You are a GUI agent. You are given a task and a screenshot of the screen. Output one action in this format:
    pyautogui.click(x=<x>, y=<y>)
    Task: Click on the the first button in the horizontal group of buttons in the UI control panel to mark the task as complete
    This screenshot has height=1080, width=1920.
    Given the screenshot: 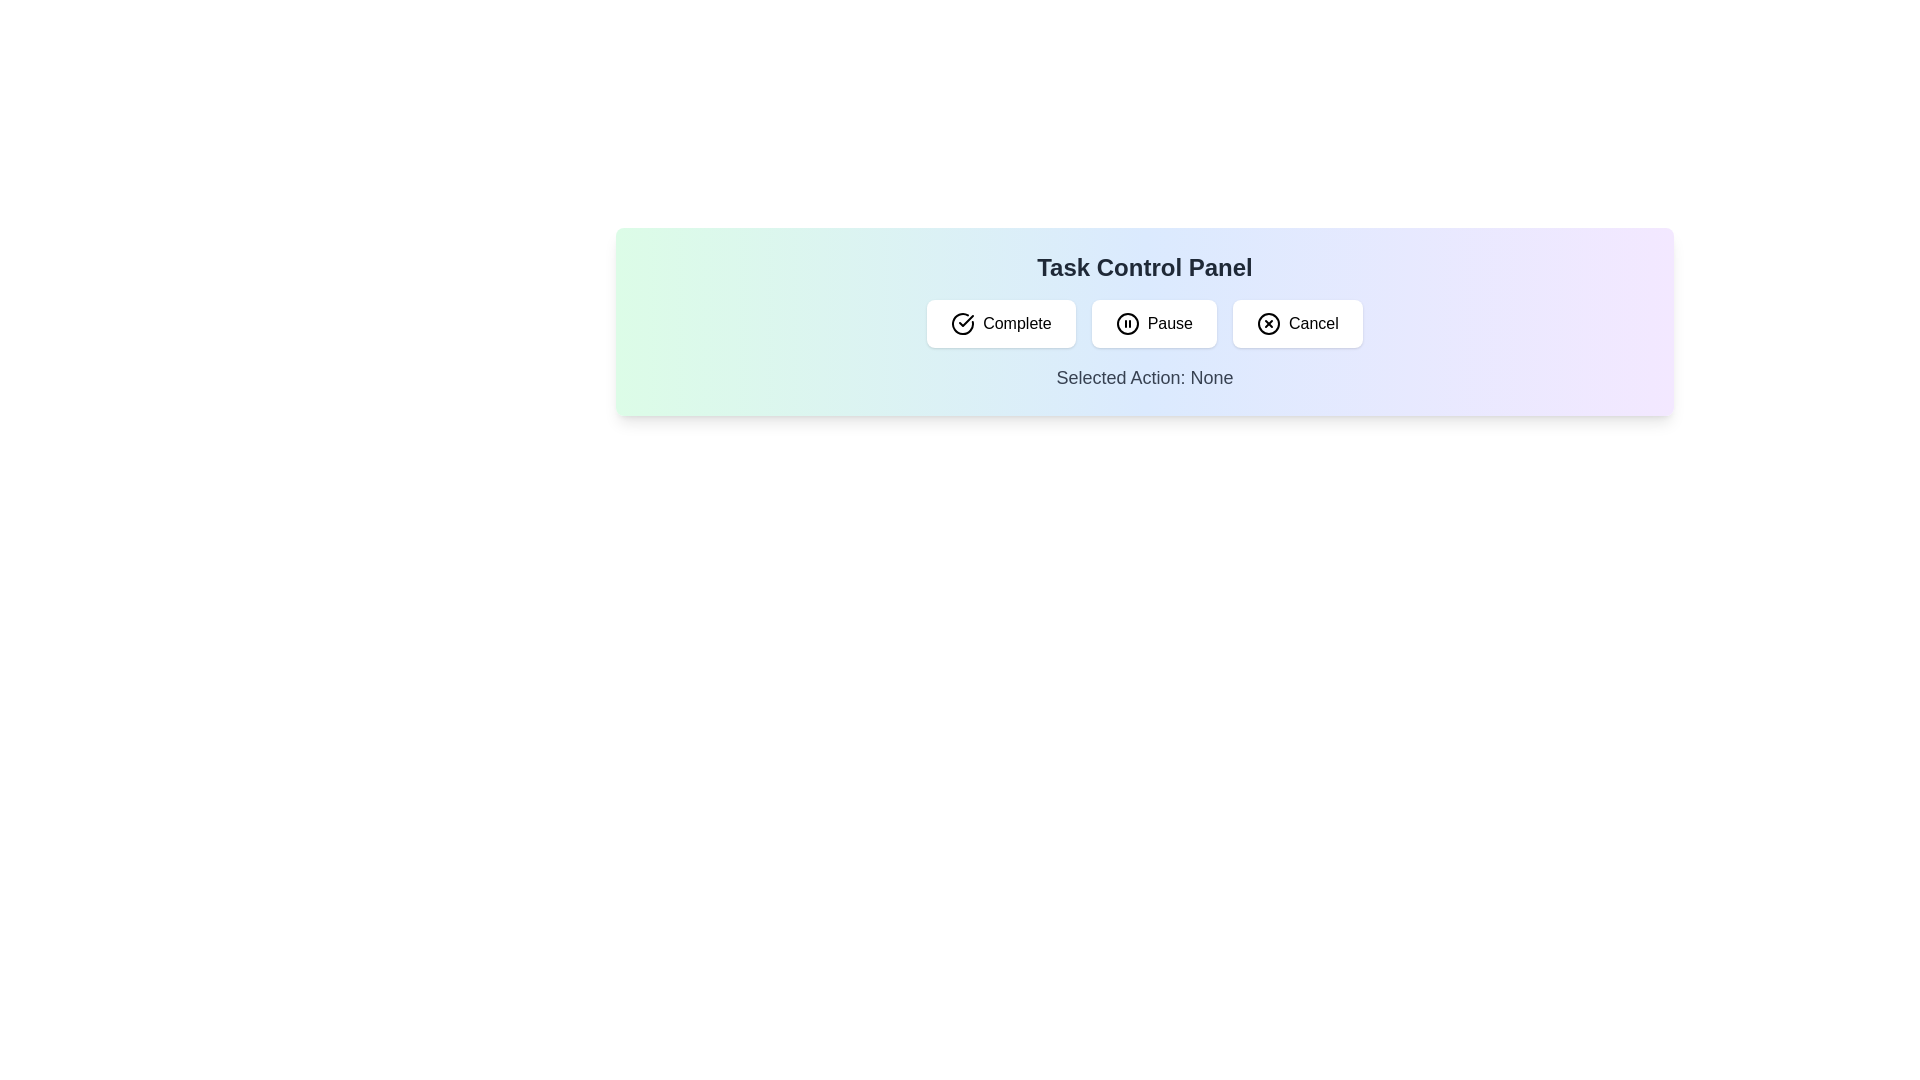 What is the action you would take?
    pyautogui.click(x=1001, y=323)
    